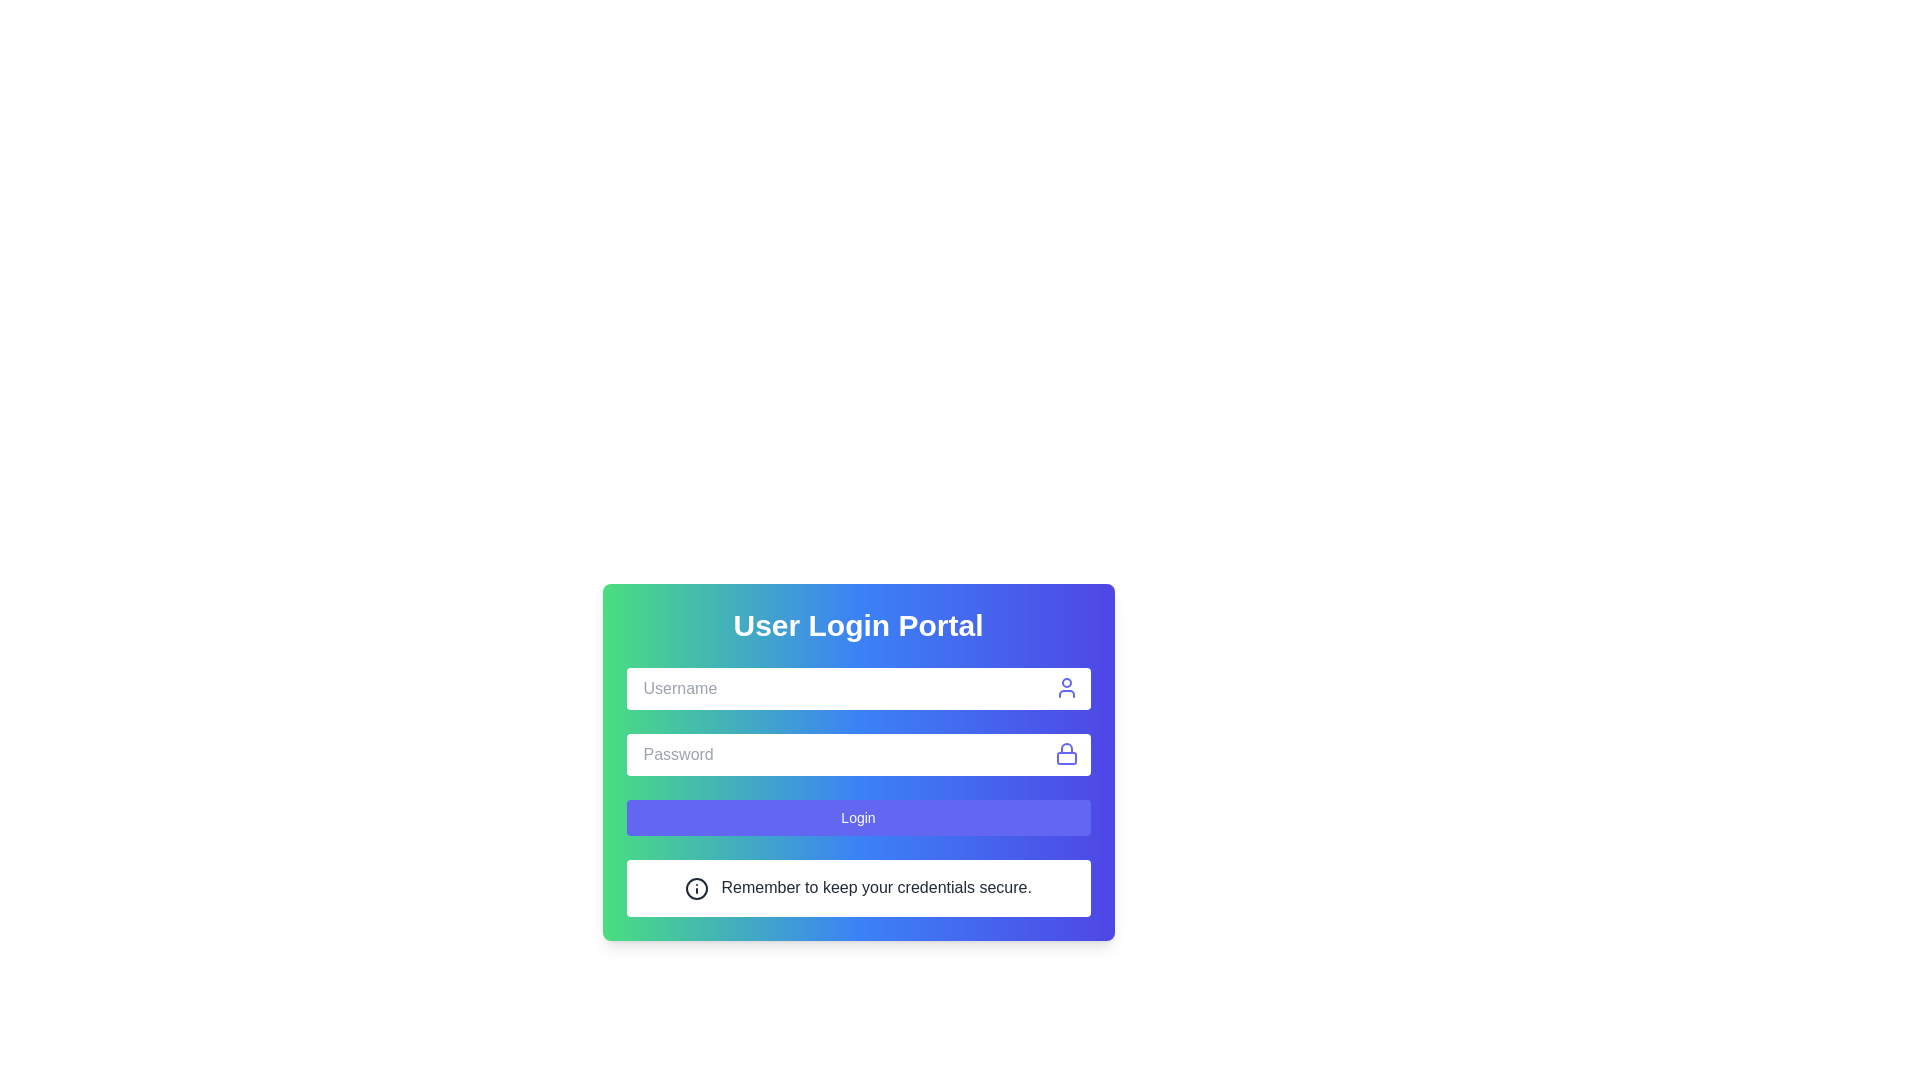 This screenshot has height=1080, width=1920. Describe the element at coordinates (858, 755) in the screenshot. I see `the password input field located below the 'Username' input field and above the 'Login' button in the 'User Login Portal'` at that location.